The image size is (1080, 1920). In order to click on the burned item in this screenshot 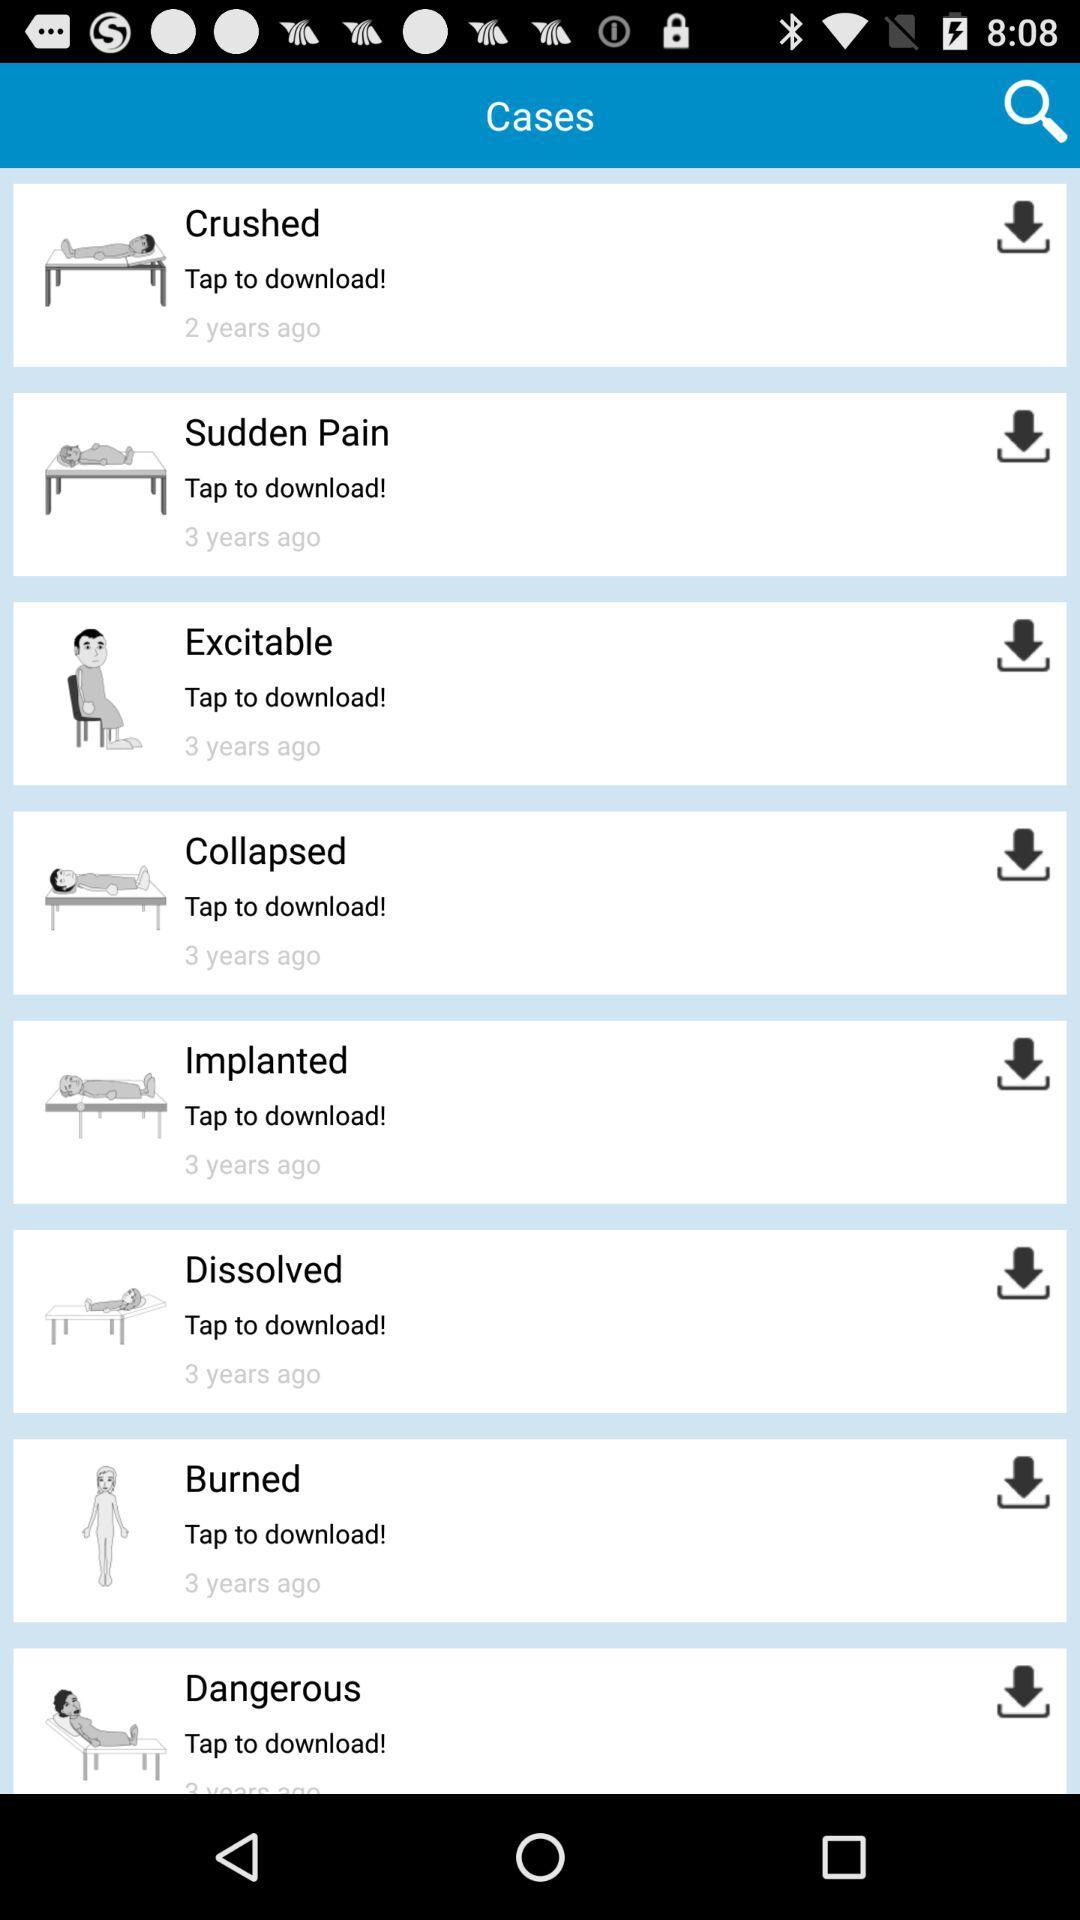, I will do `click(242, 1477)`.